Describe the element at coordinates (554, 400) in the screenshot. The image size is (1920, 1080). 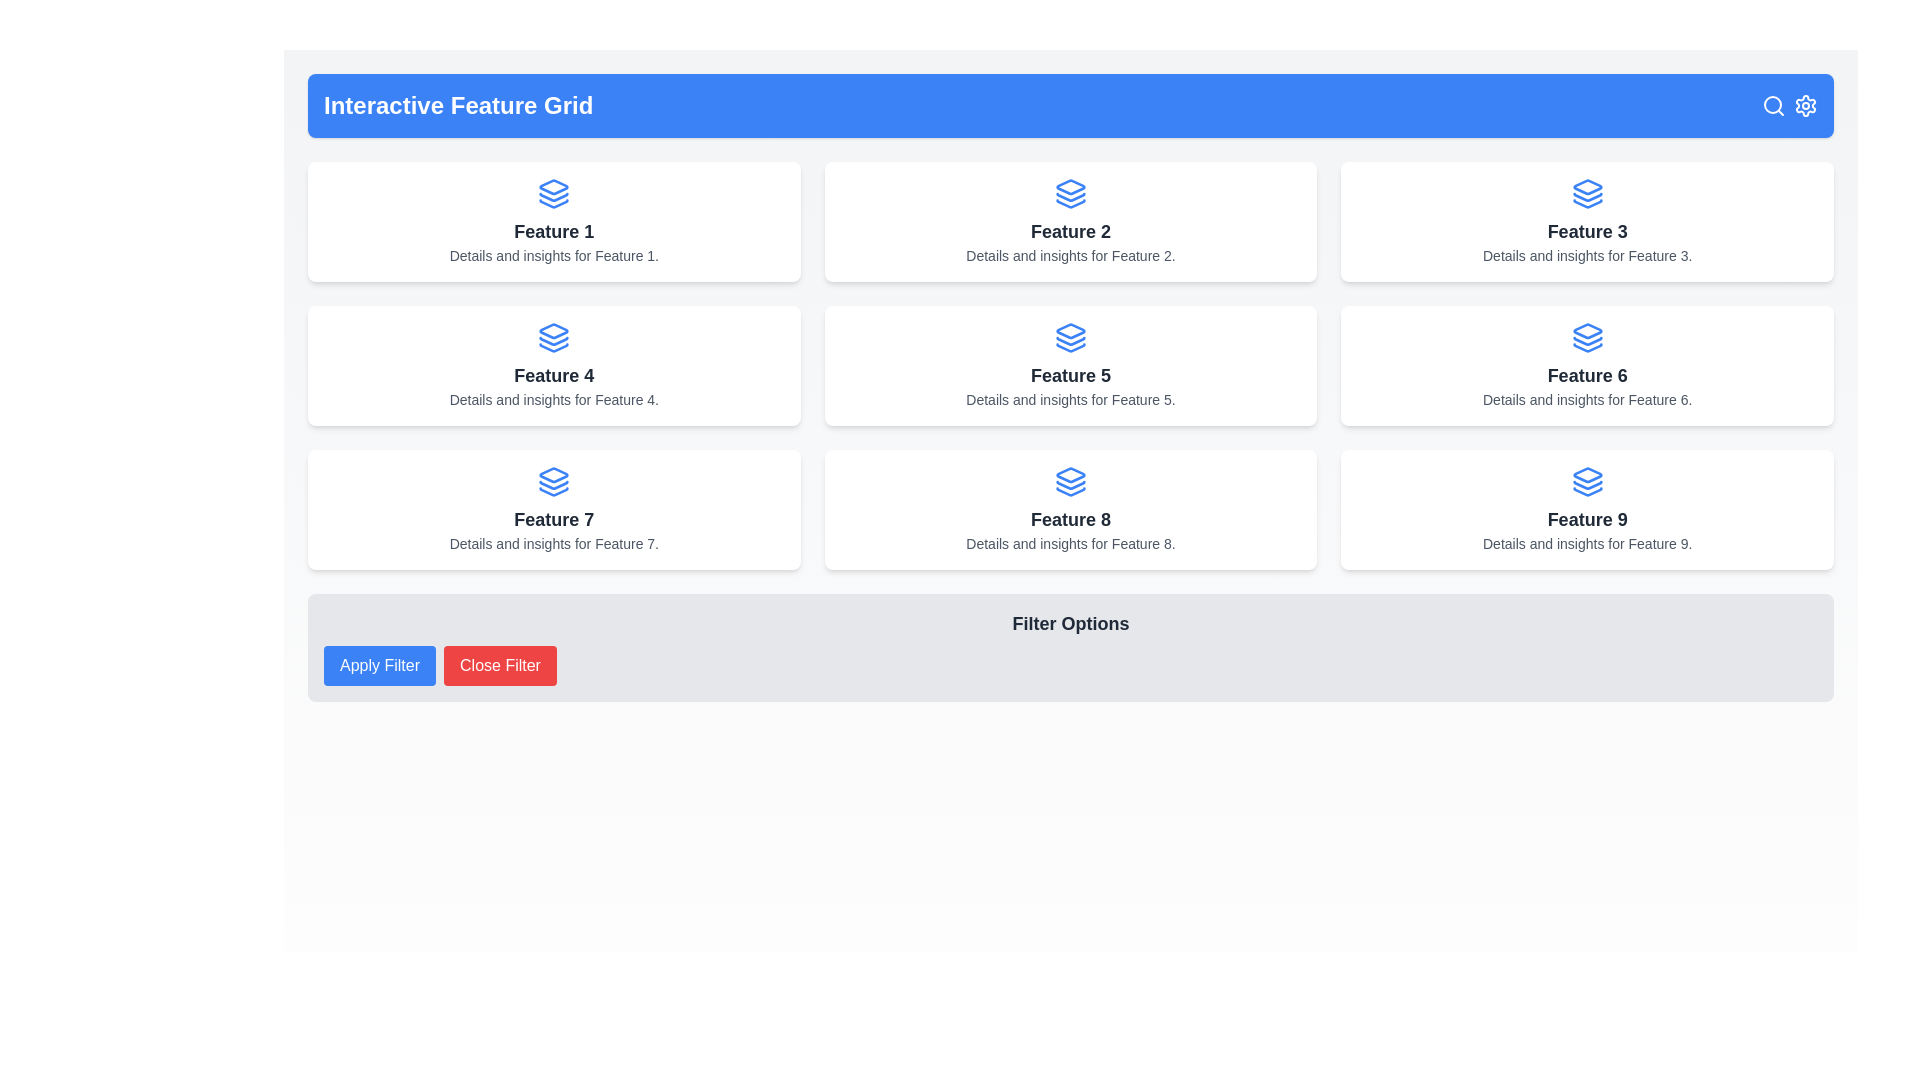
I see `the small gray text label reading 'Details and insights for Feature 4' that is positioned below the title 'Feature 4' in the associated card` at that location.